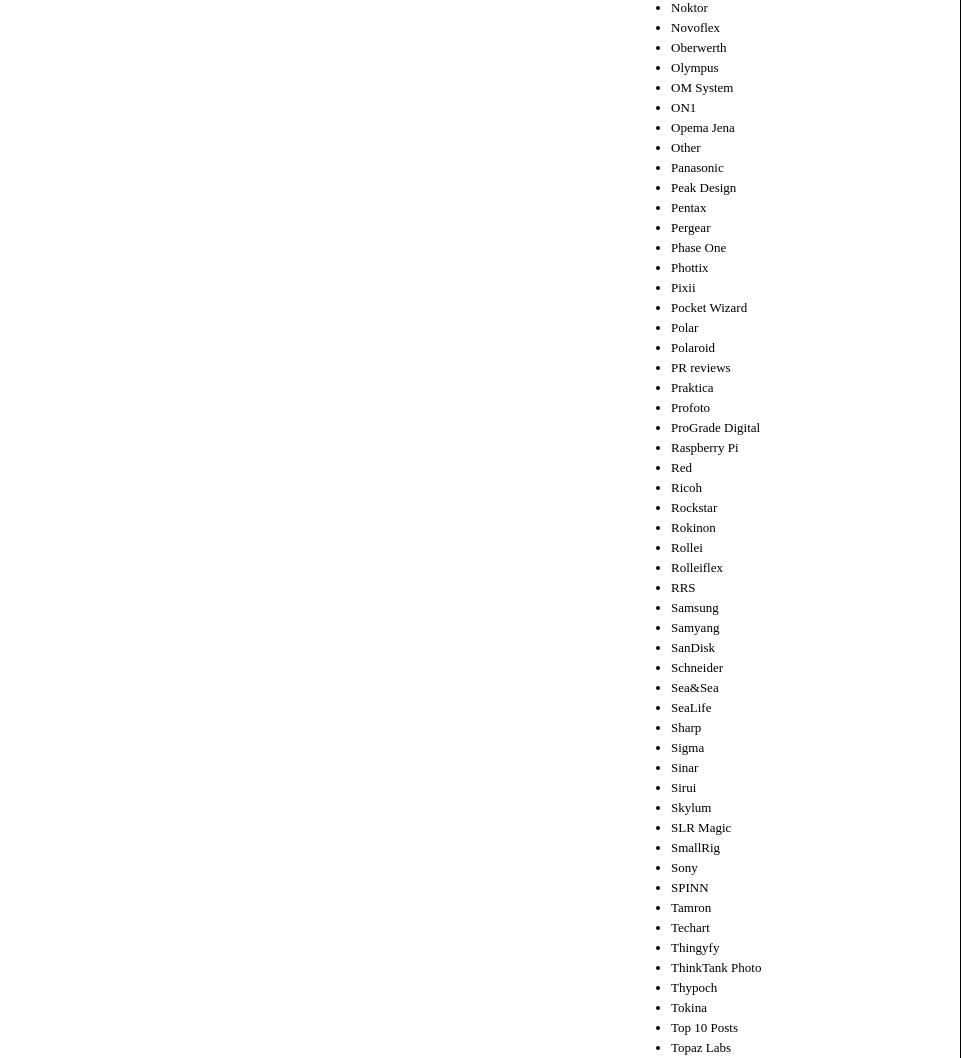  What do you see at coordinates (695, 845) in the screenshot?
I see `'SmallRig'` at bounding box center [695, 845].